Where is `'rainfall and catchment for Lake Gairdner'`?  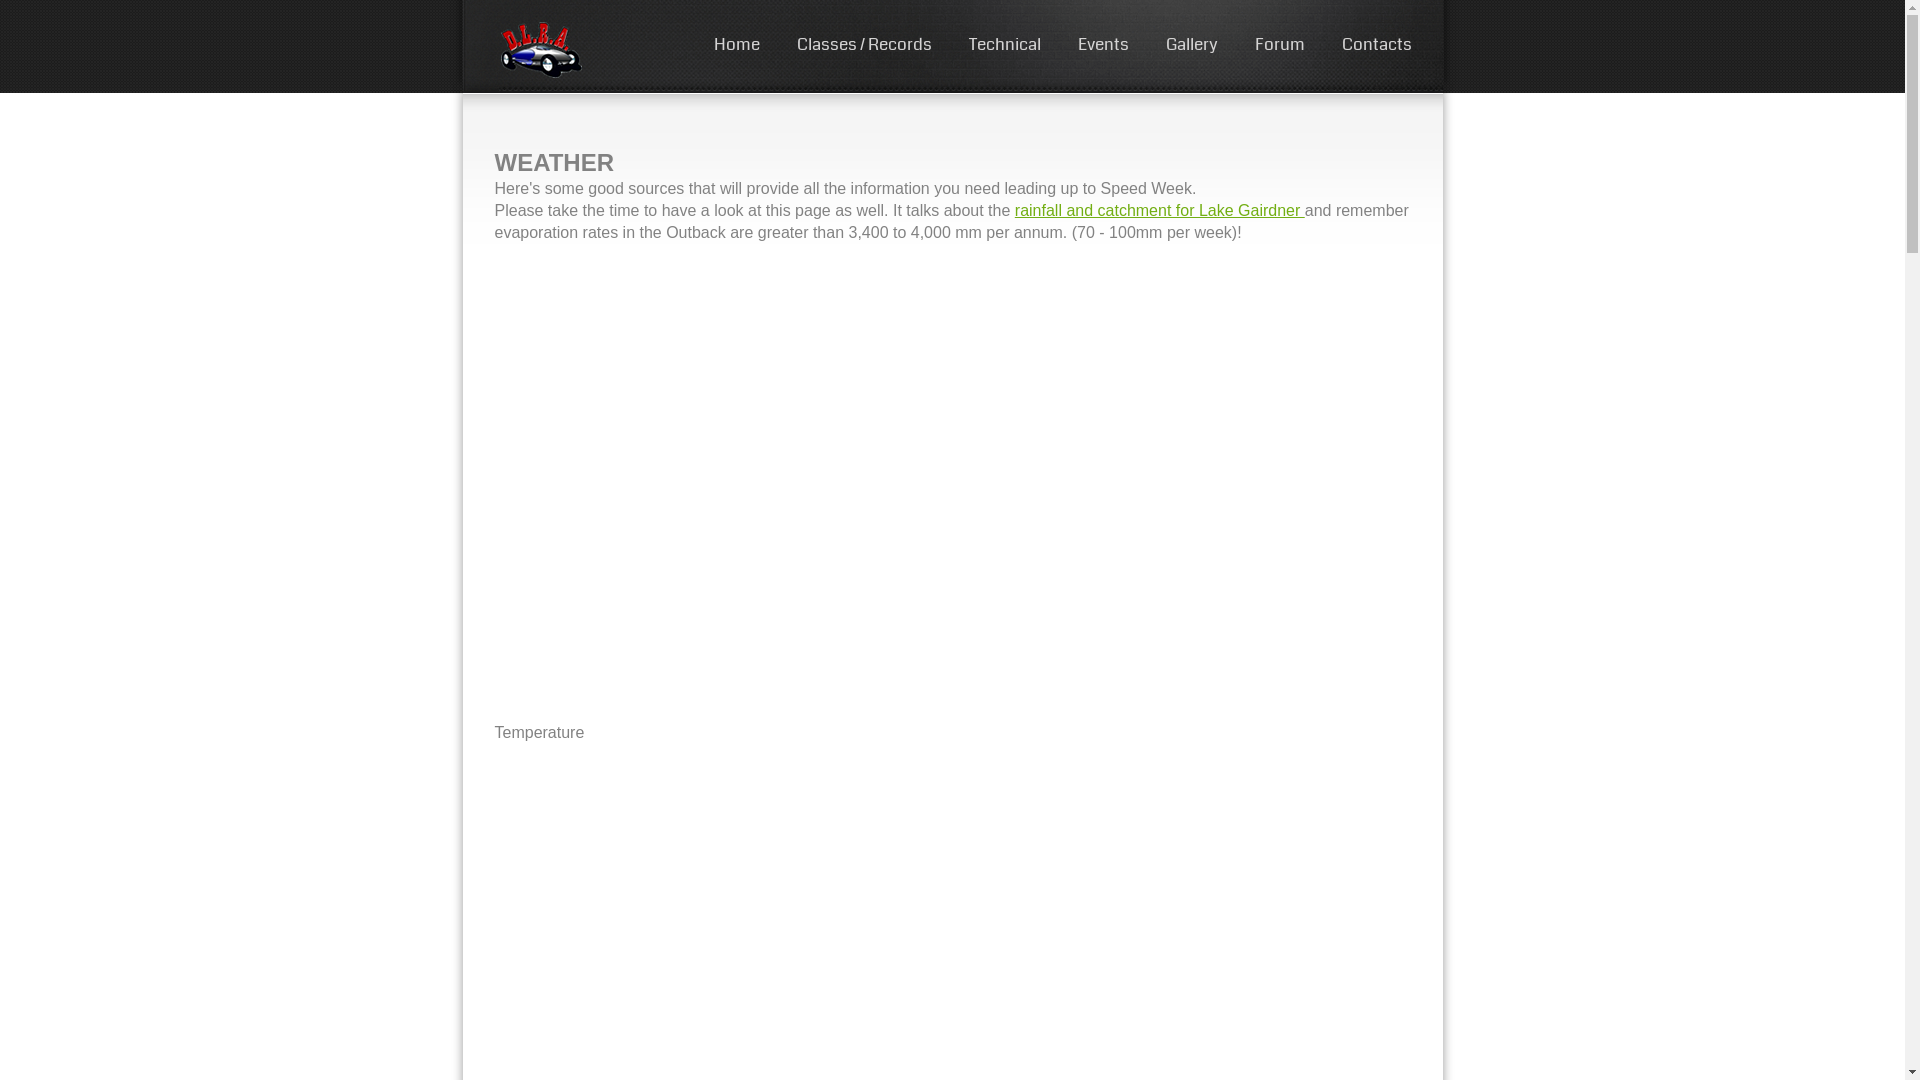
'rainfall and catchment for Lake Gairdner' is located at coordinates (1014, 210).